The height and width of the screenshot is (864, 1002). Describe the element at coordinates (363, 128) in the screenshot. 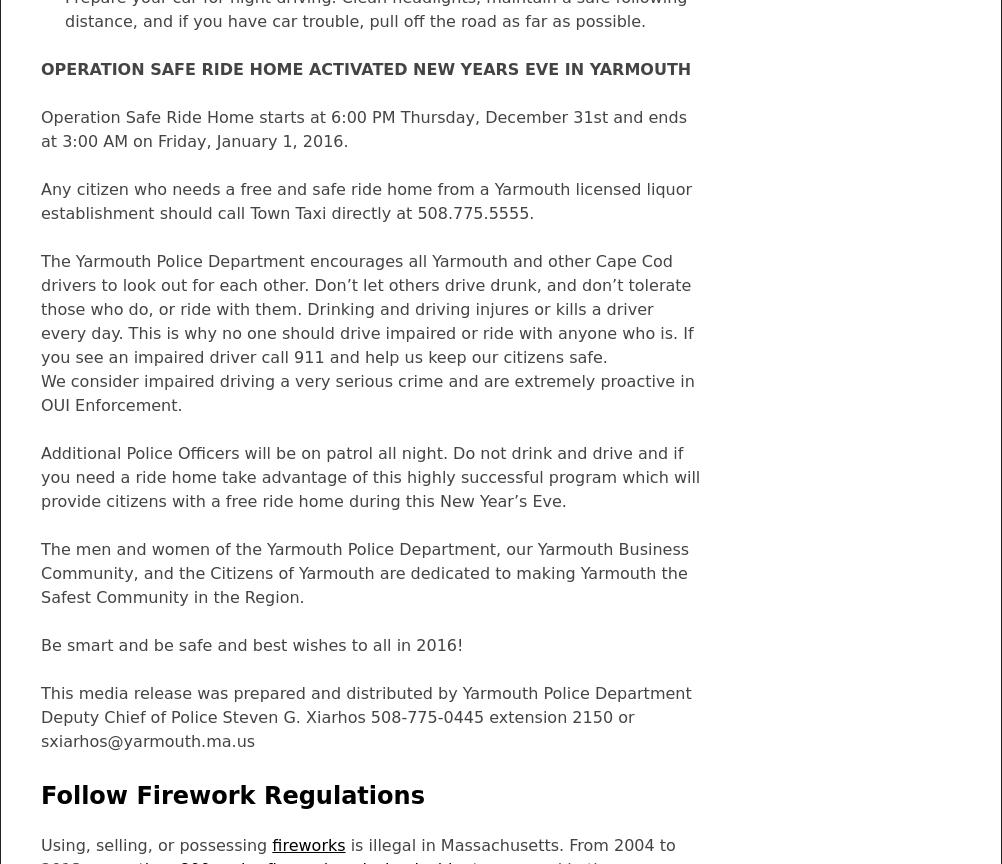

I see `'Operation Safe Ride Home starts at 6:00 PM Thursday, December 31st and ends at 3:00 AM on Friday, January 1, 2016.'` at that location.